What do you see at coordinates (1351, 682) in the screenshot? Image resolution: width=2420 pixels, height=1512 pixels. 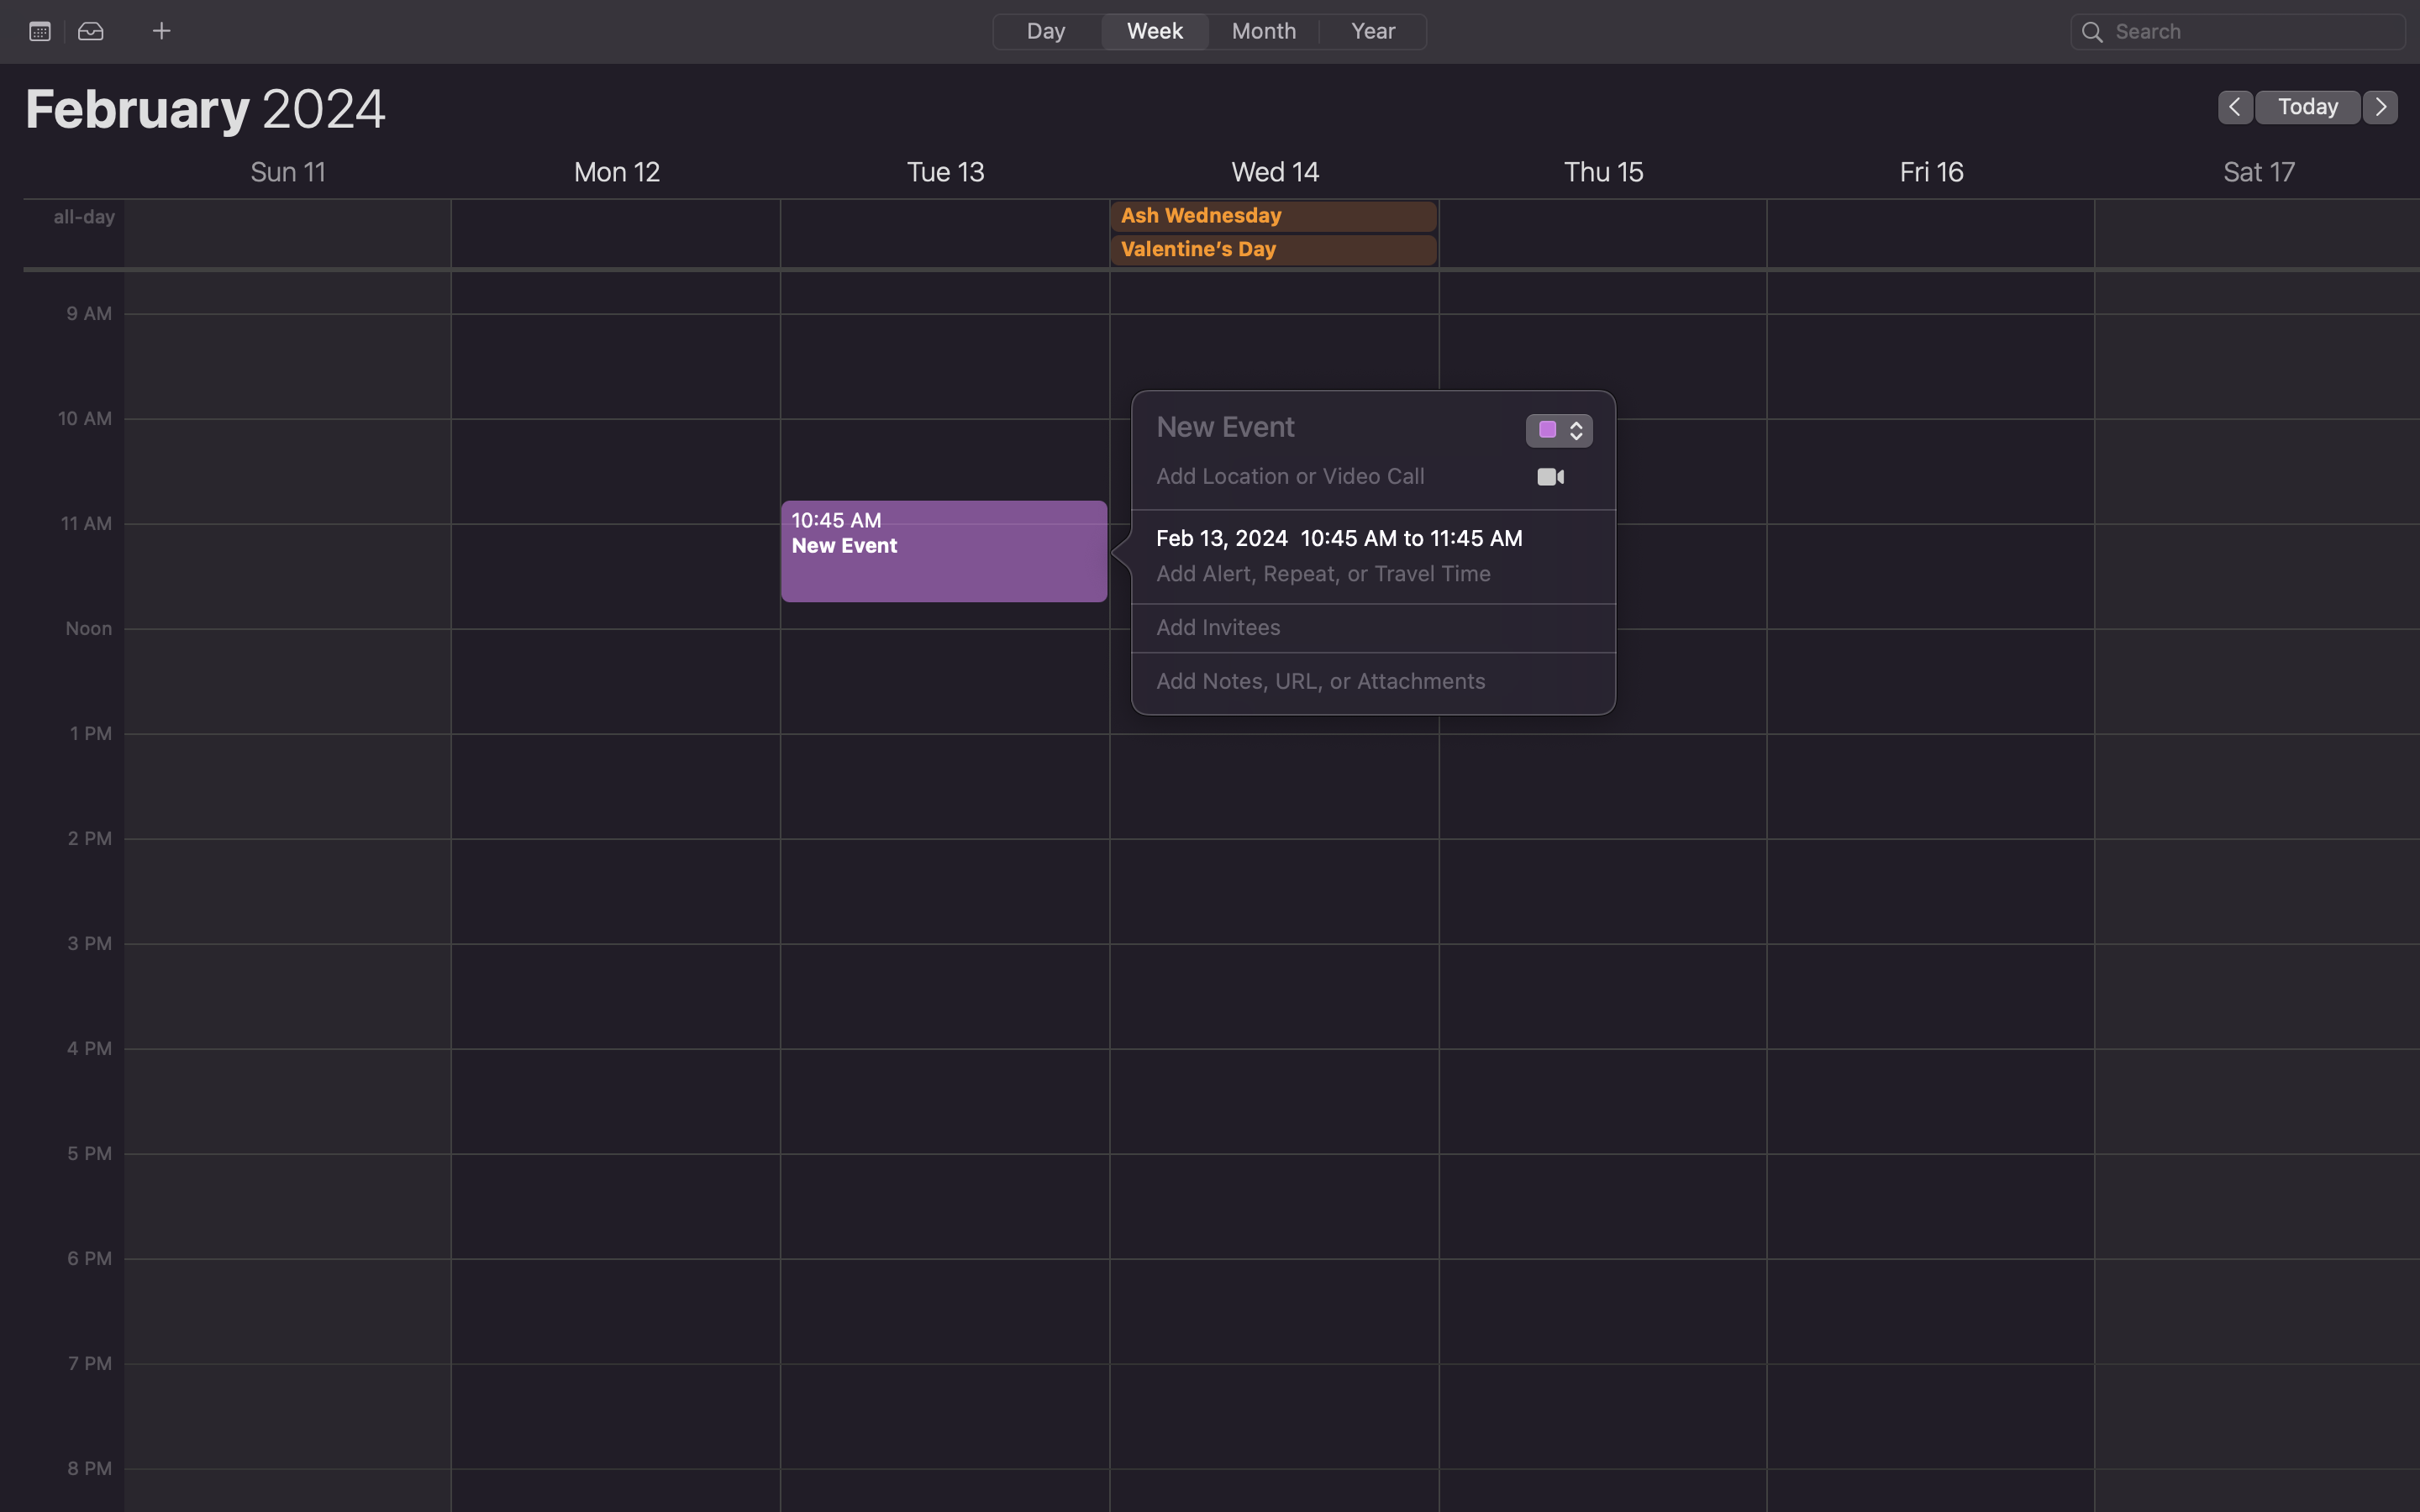 I see `Add the notes "Please RSVP by Friday"` at bounding box center [1351, 682].